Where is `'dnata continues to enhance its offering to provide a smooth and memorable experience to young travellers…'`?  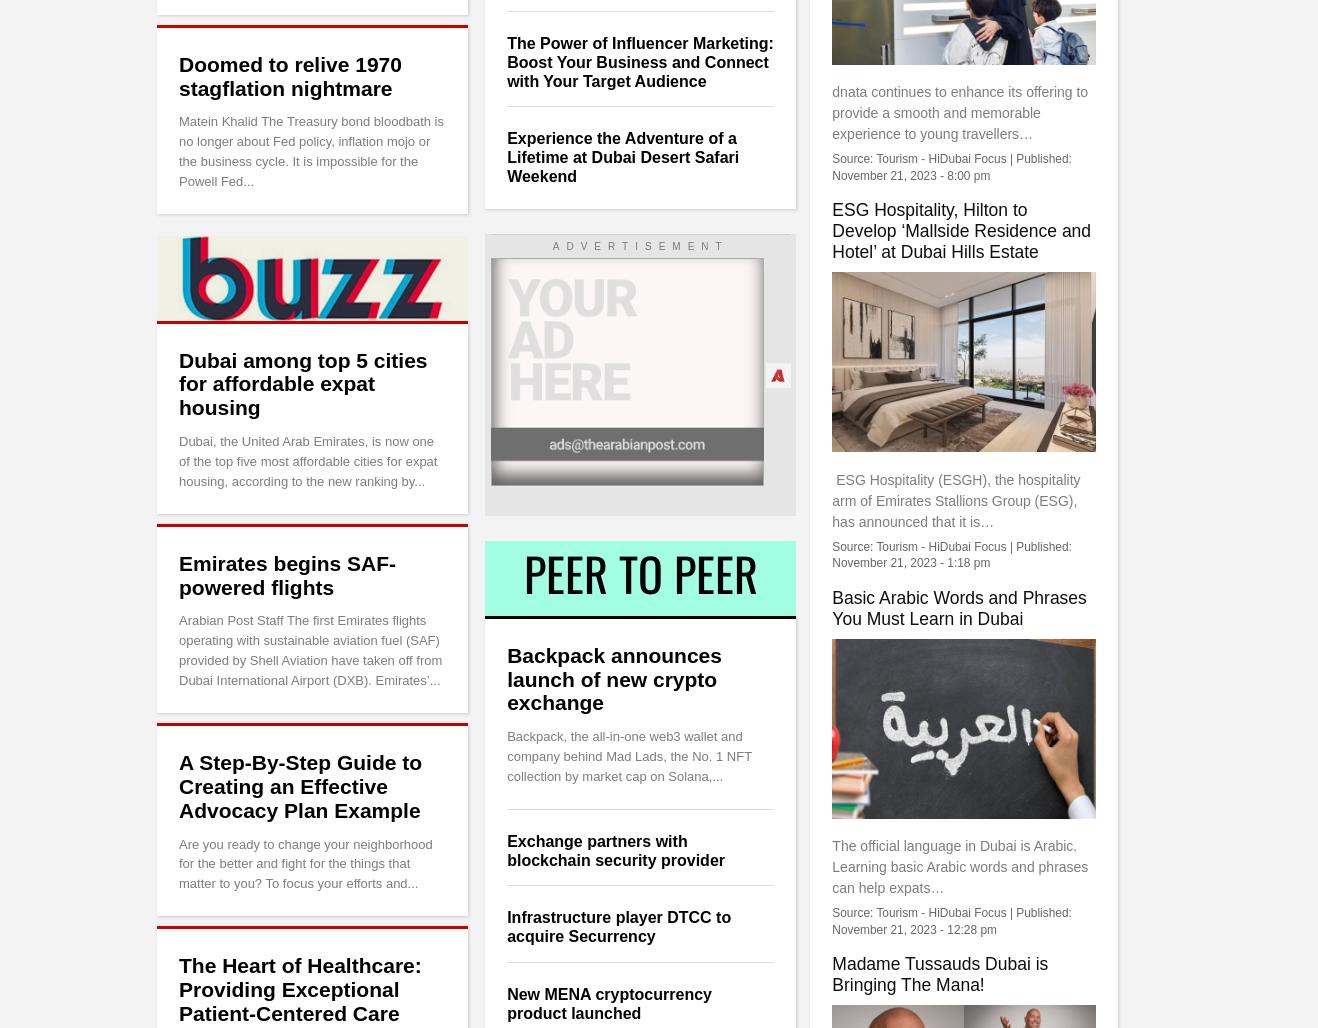 'dnata continues to enhance its offering to provide a smooth and memorable experience to young travellers…' is located at coordinates (959, 111).